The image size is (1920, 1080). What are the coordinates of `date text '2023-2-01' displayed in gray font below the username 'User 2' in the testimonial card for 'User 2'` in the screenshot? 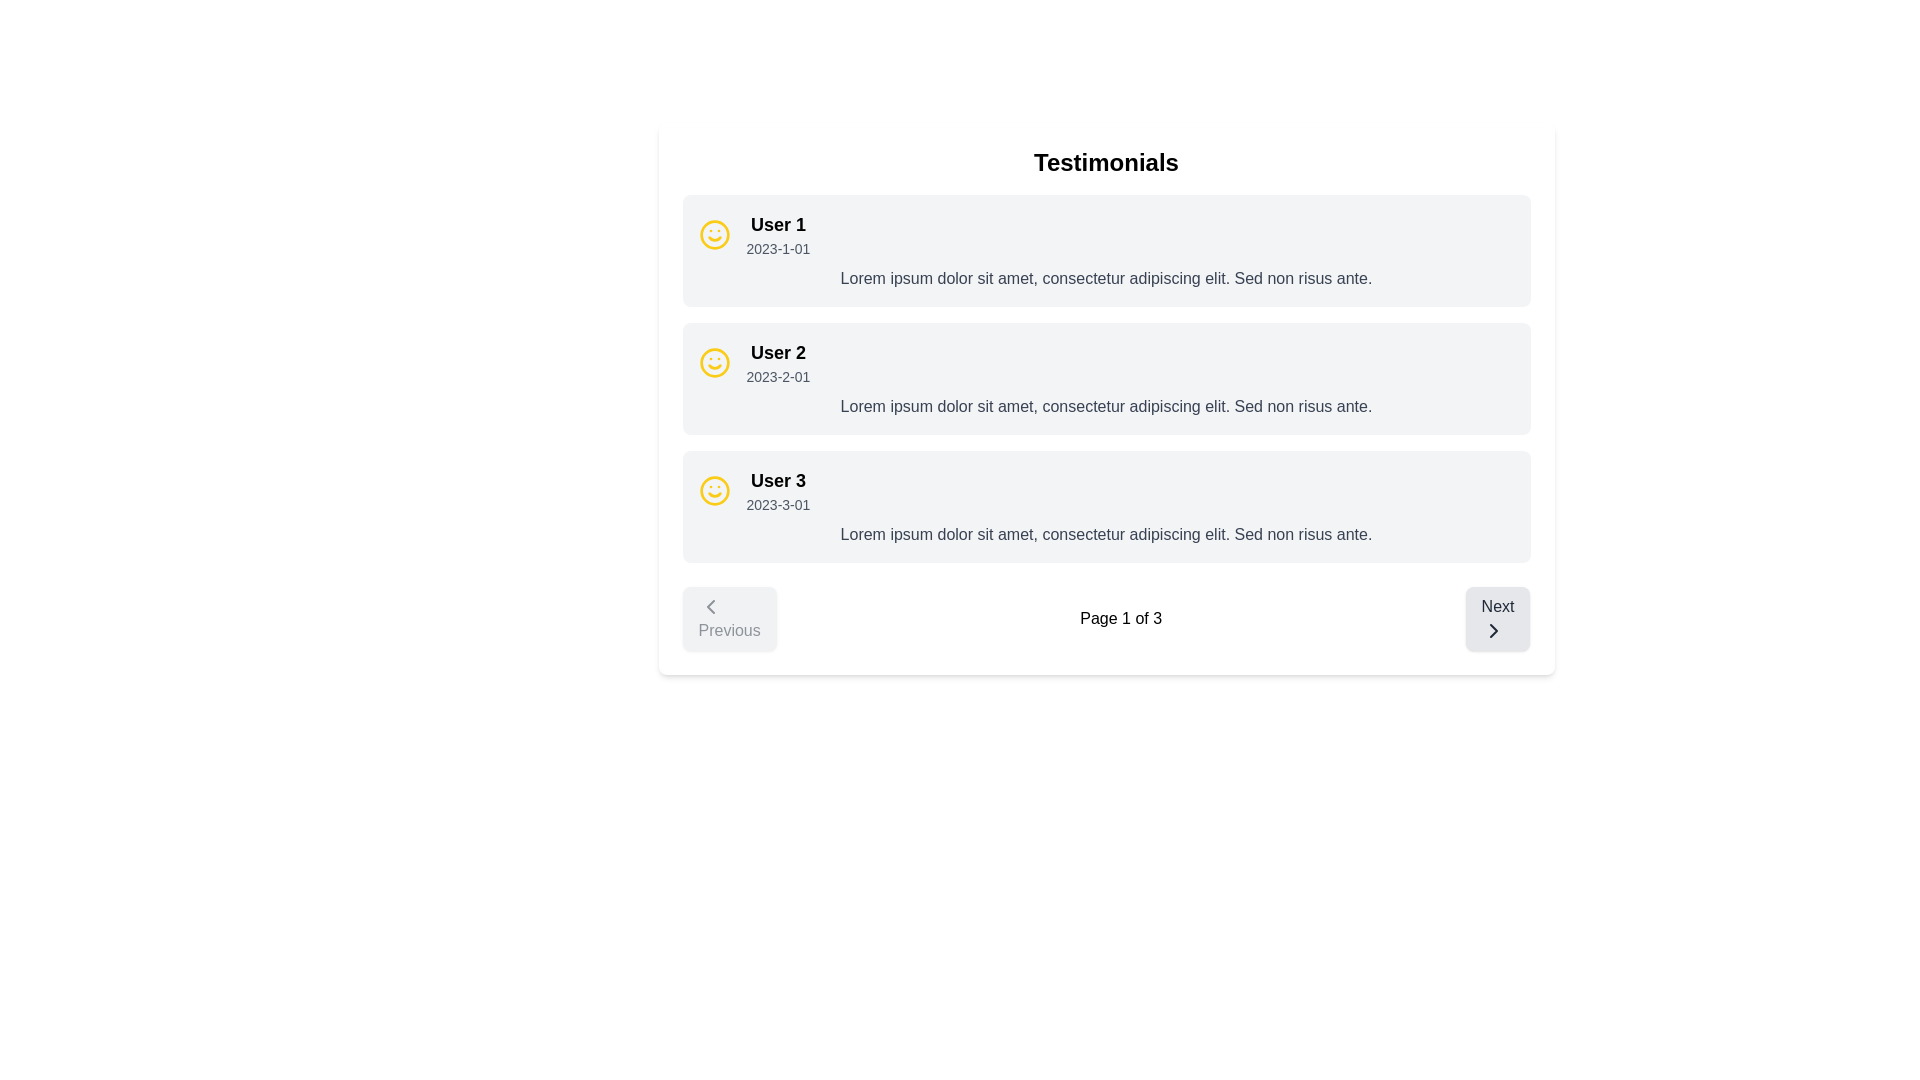 It's located at (777, 377).